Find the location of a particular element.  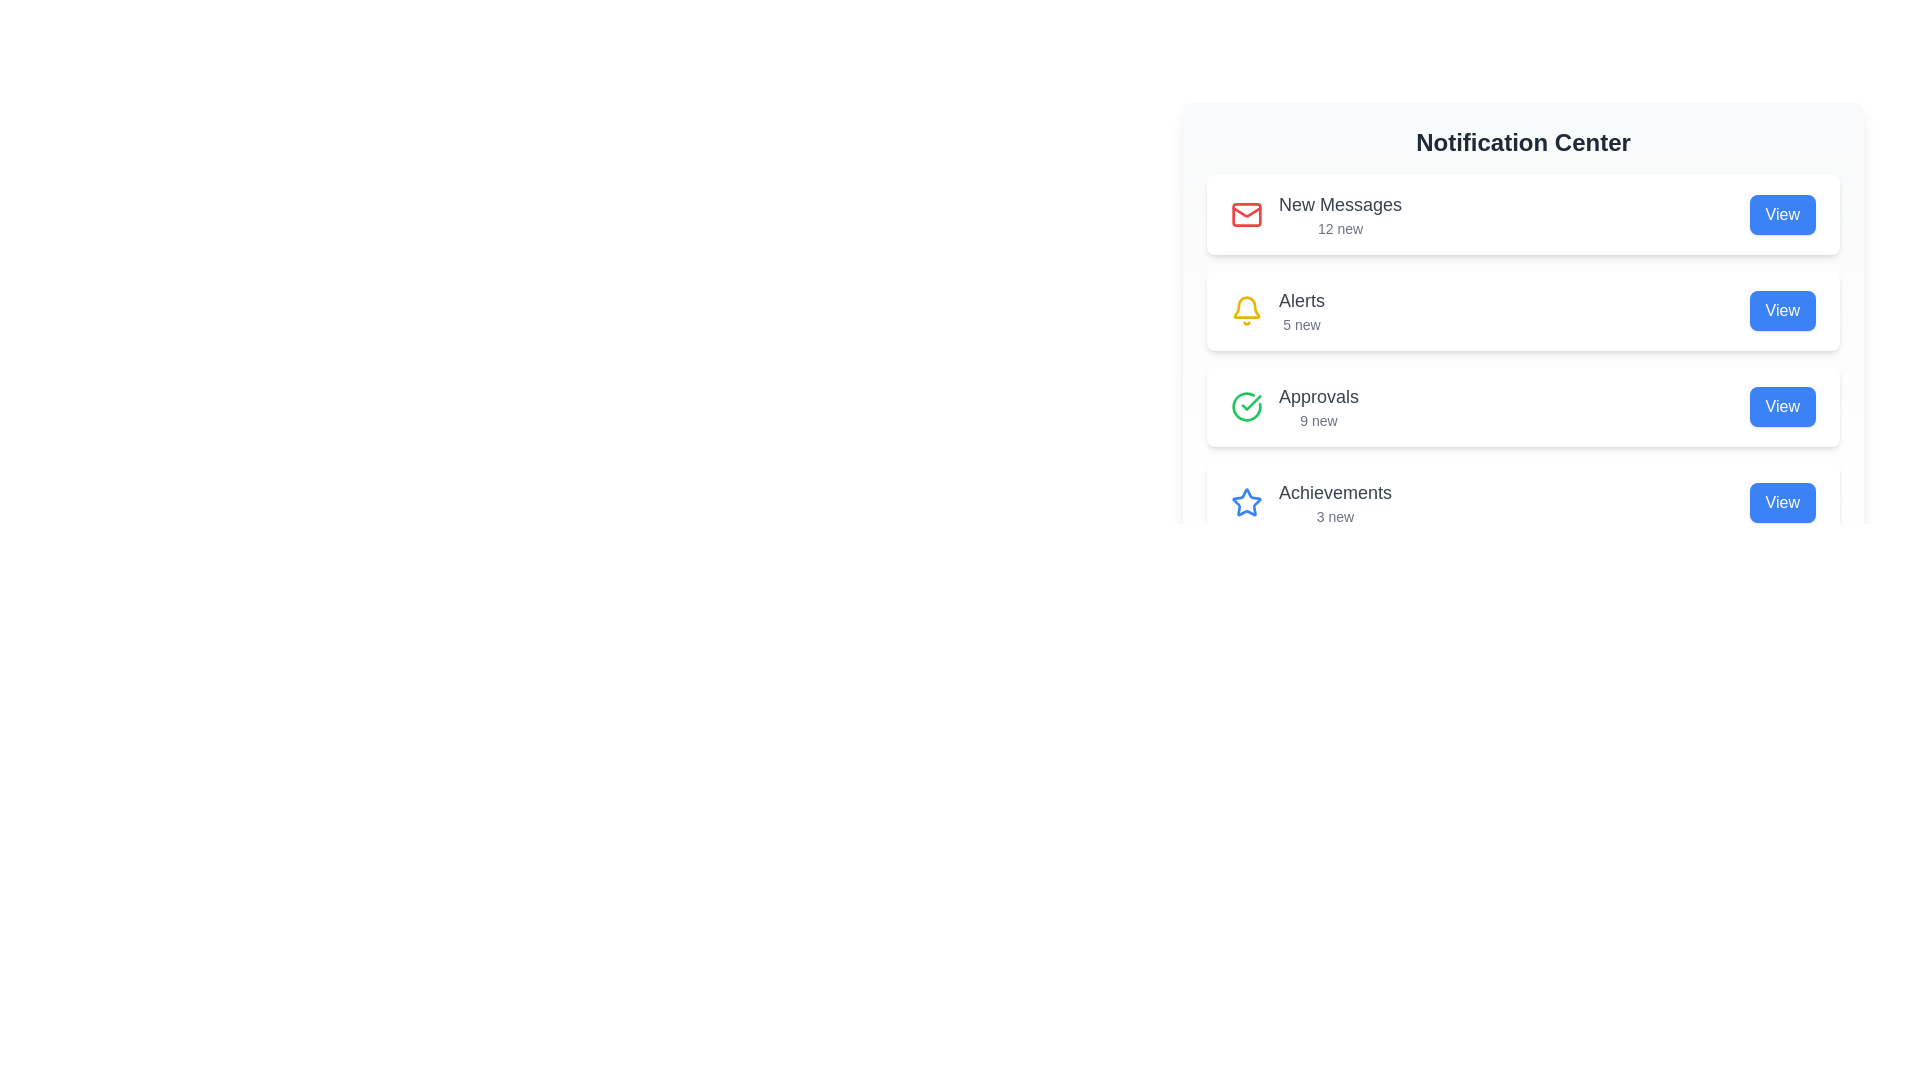

the star-shaped icon with a blue outline and transparent fill, which is the left-most icon in the 'Achievements' notification segment is located at coordinates (1246, 501).